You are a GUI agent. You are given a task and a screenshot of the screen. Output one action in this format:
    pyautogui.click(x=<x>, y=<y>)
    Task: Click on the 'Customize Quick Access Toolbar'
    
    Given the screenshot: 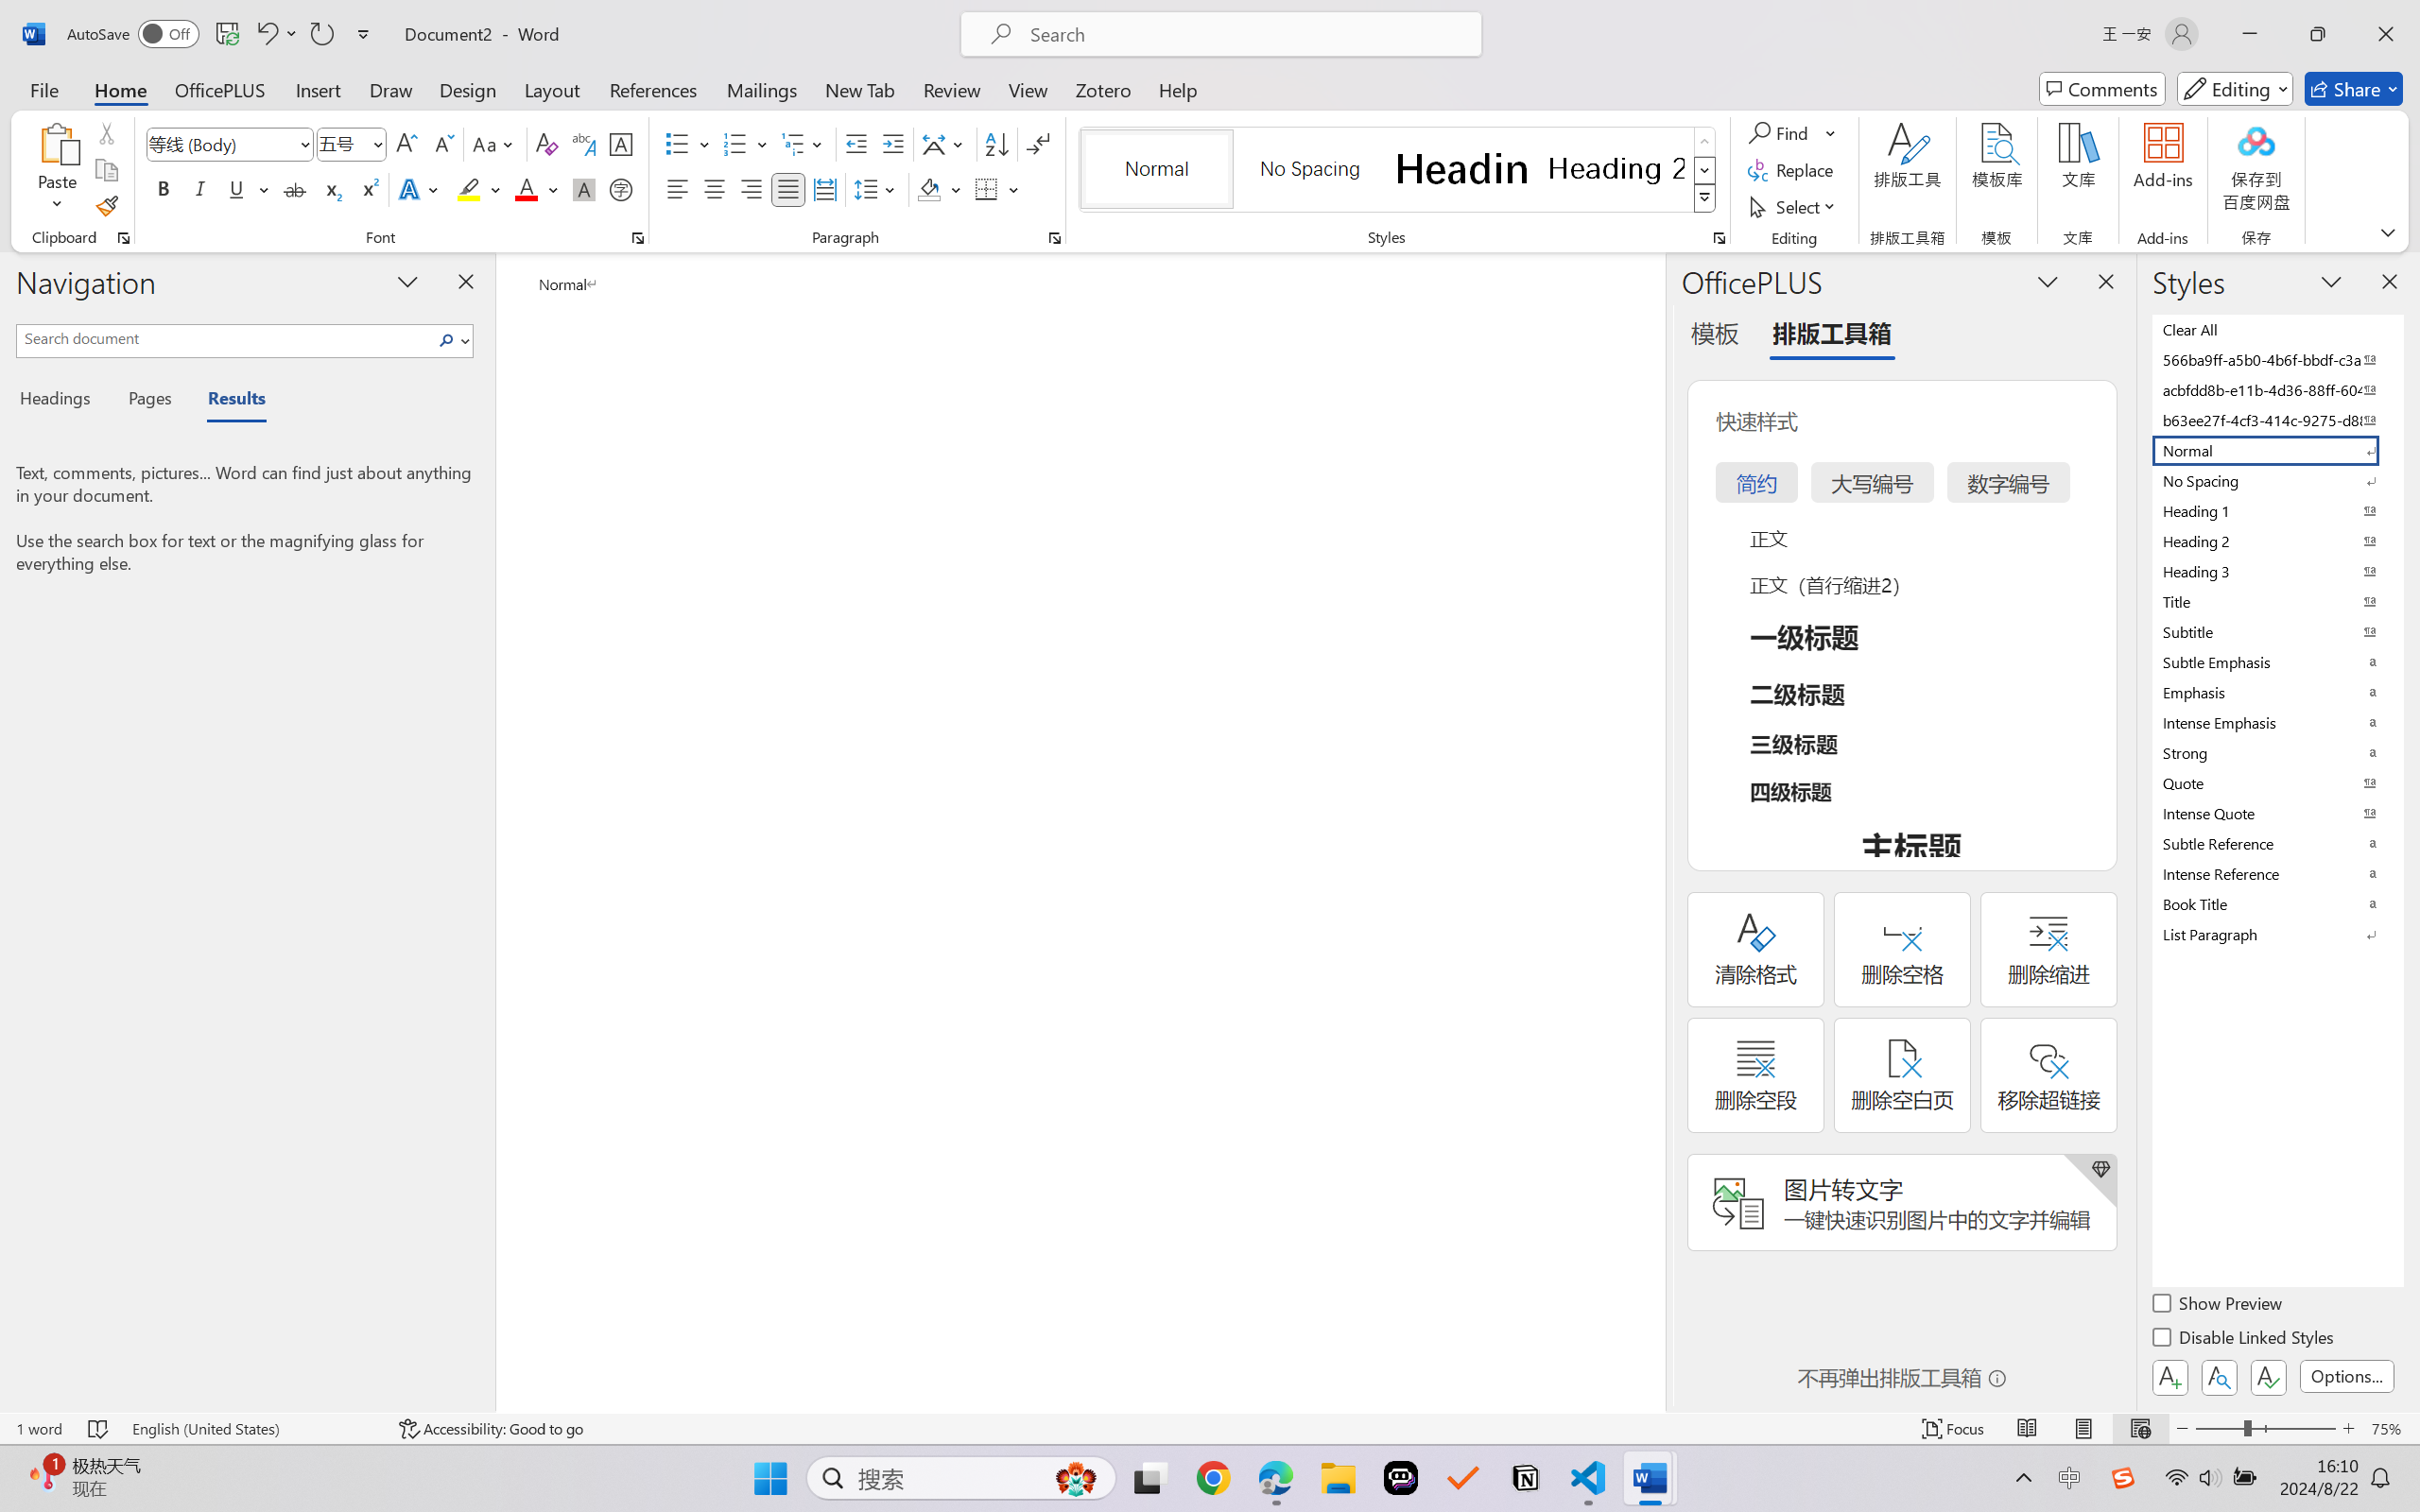 What is the action you would take?
    pyautogui.click(x=363, y=33)
    